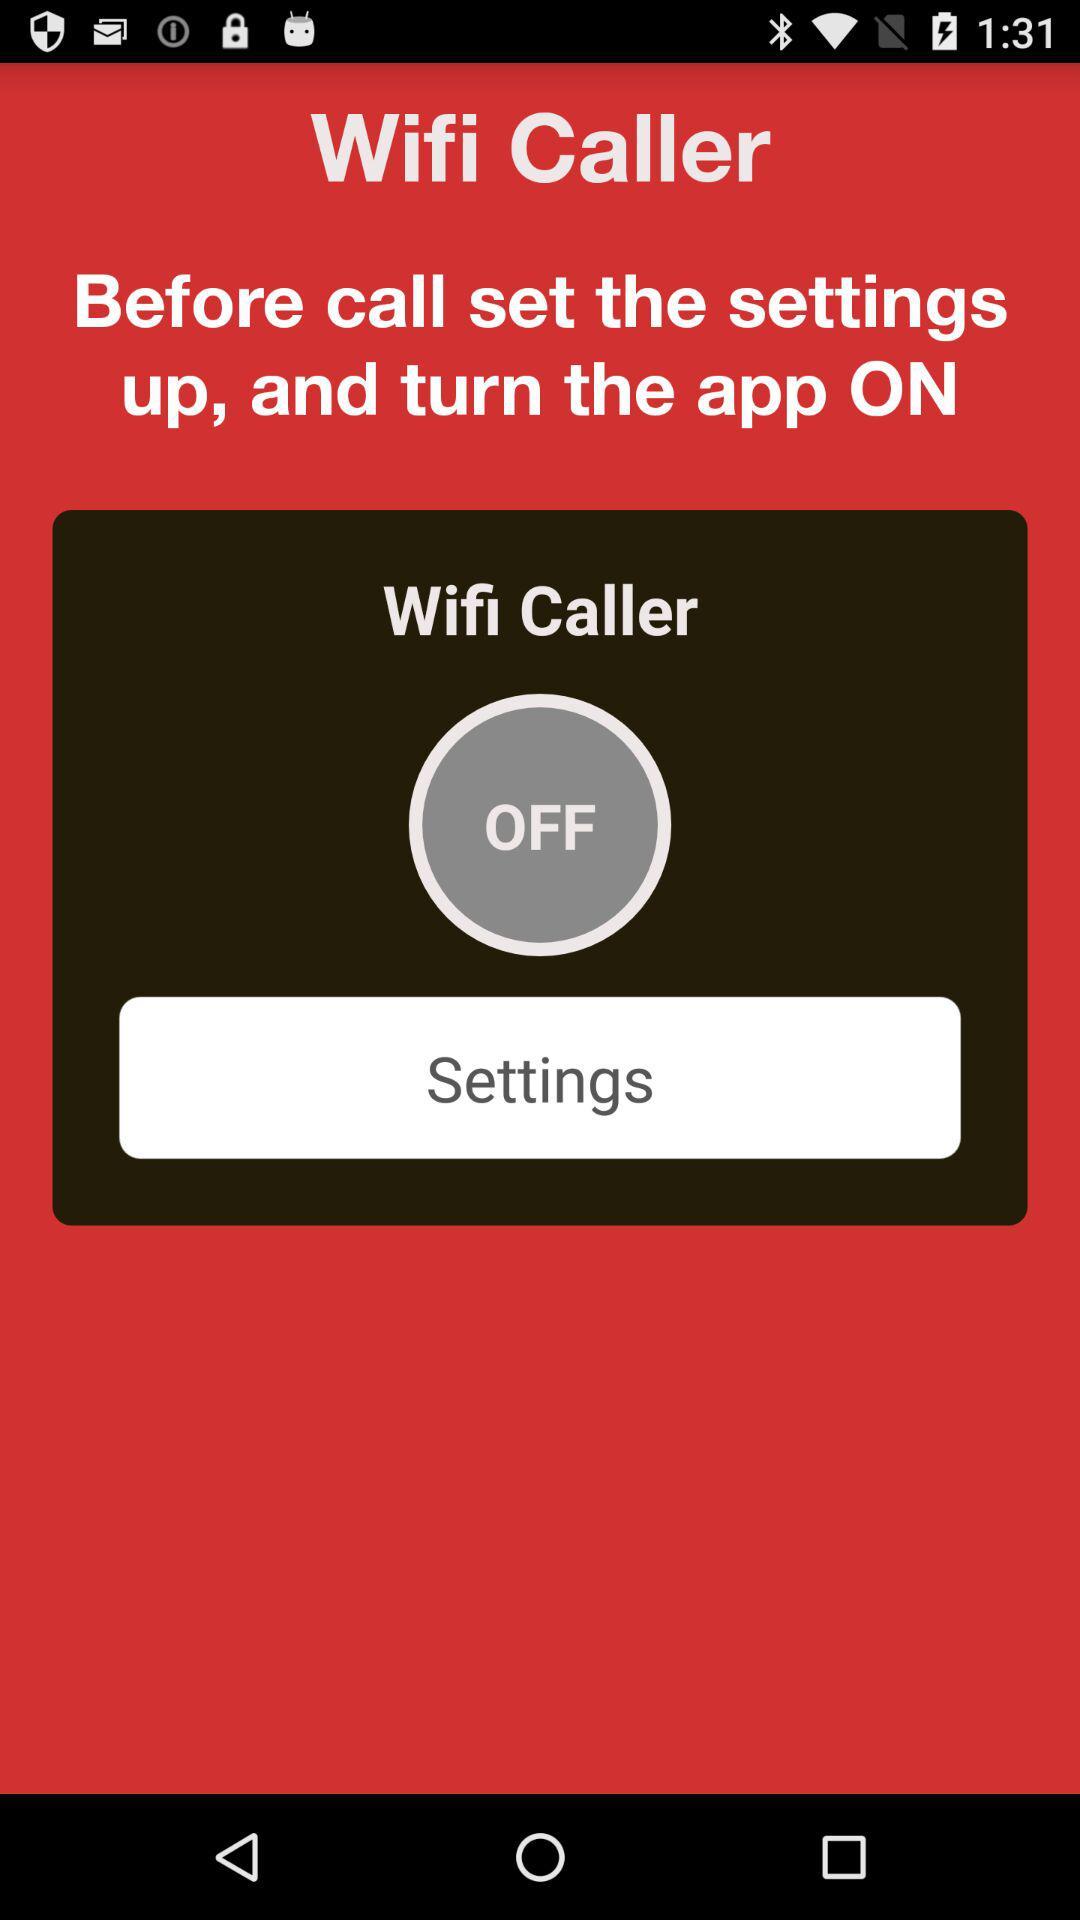 The width and height of the screenshot is (1080, 1920). Describe the element at coordinates (540, 825) in the screenshot. I see `icon below wifi caller icon` at that location.